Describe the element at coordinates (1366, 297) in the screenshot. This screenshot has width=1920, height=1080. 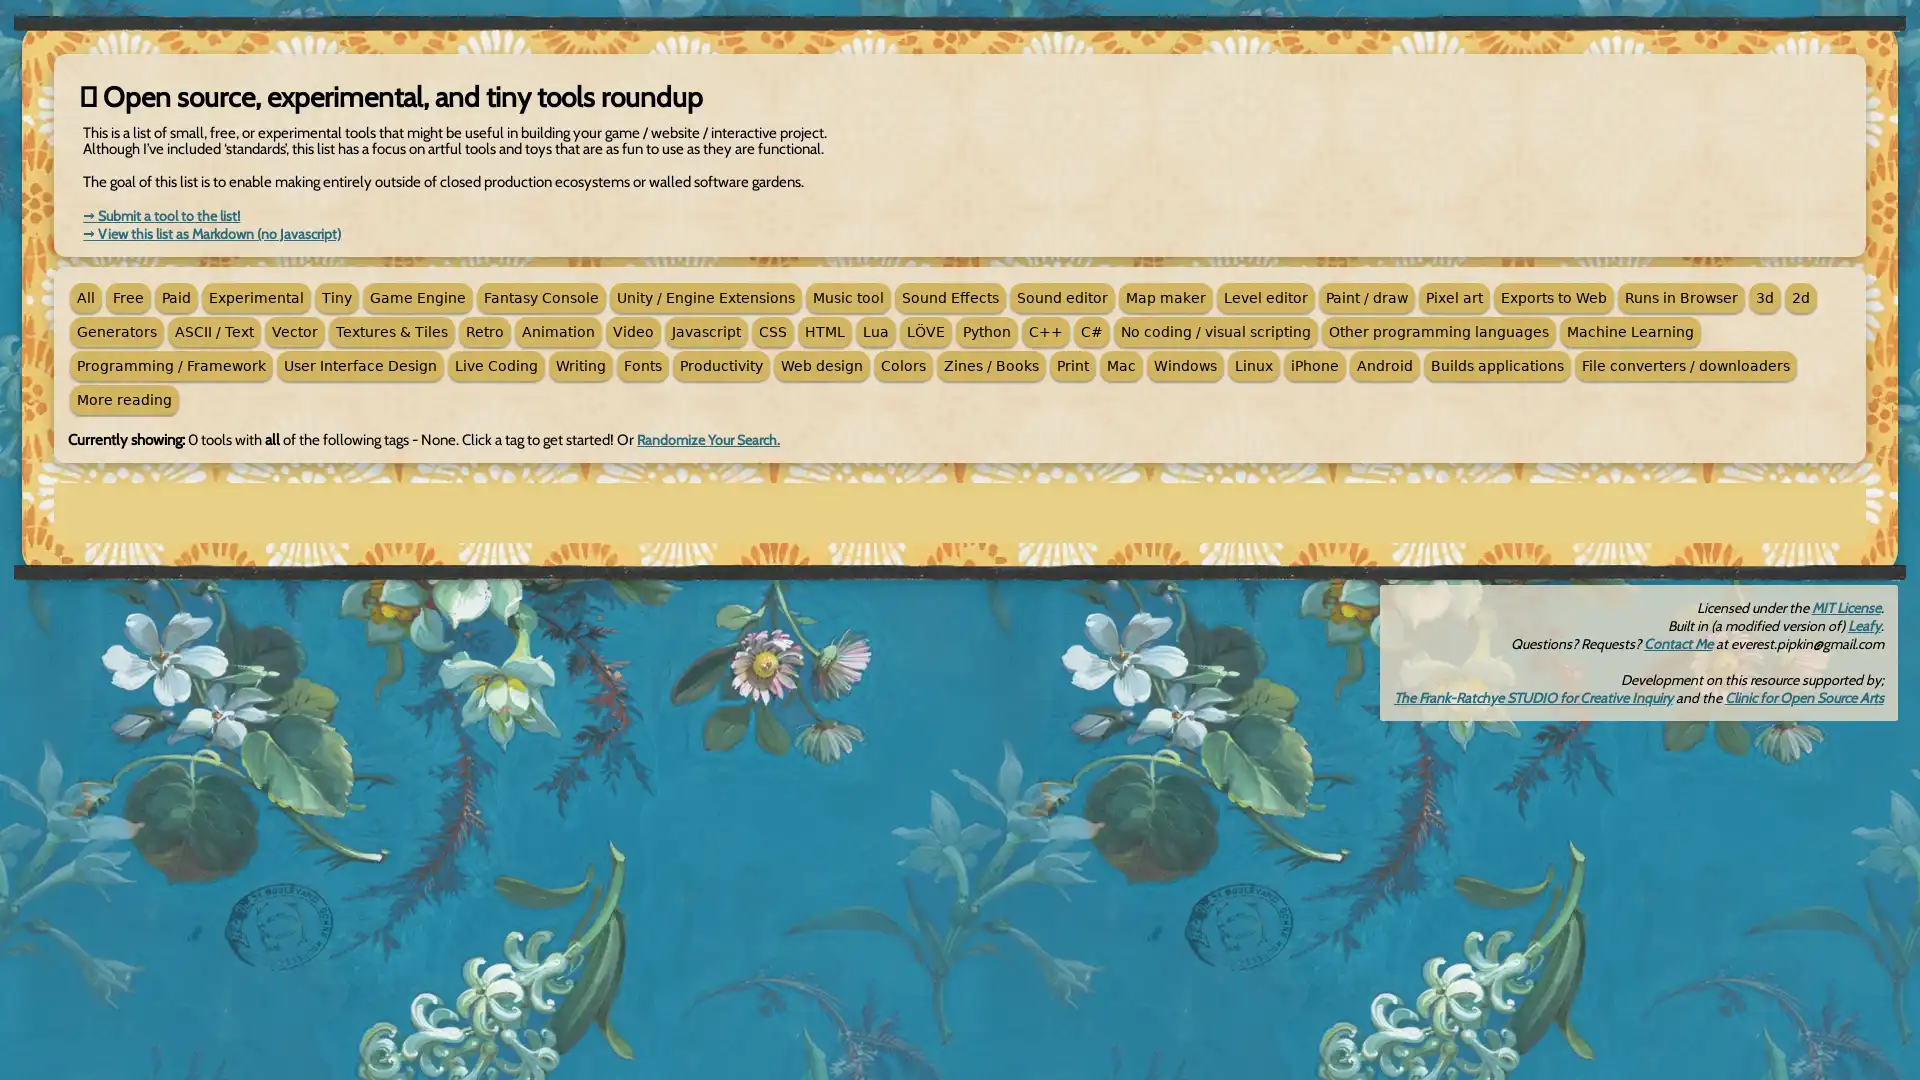
I see `Paint / draw` at that location.